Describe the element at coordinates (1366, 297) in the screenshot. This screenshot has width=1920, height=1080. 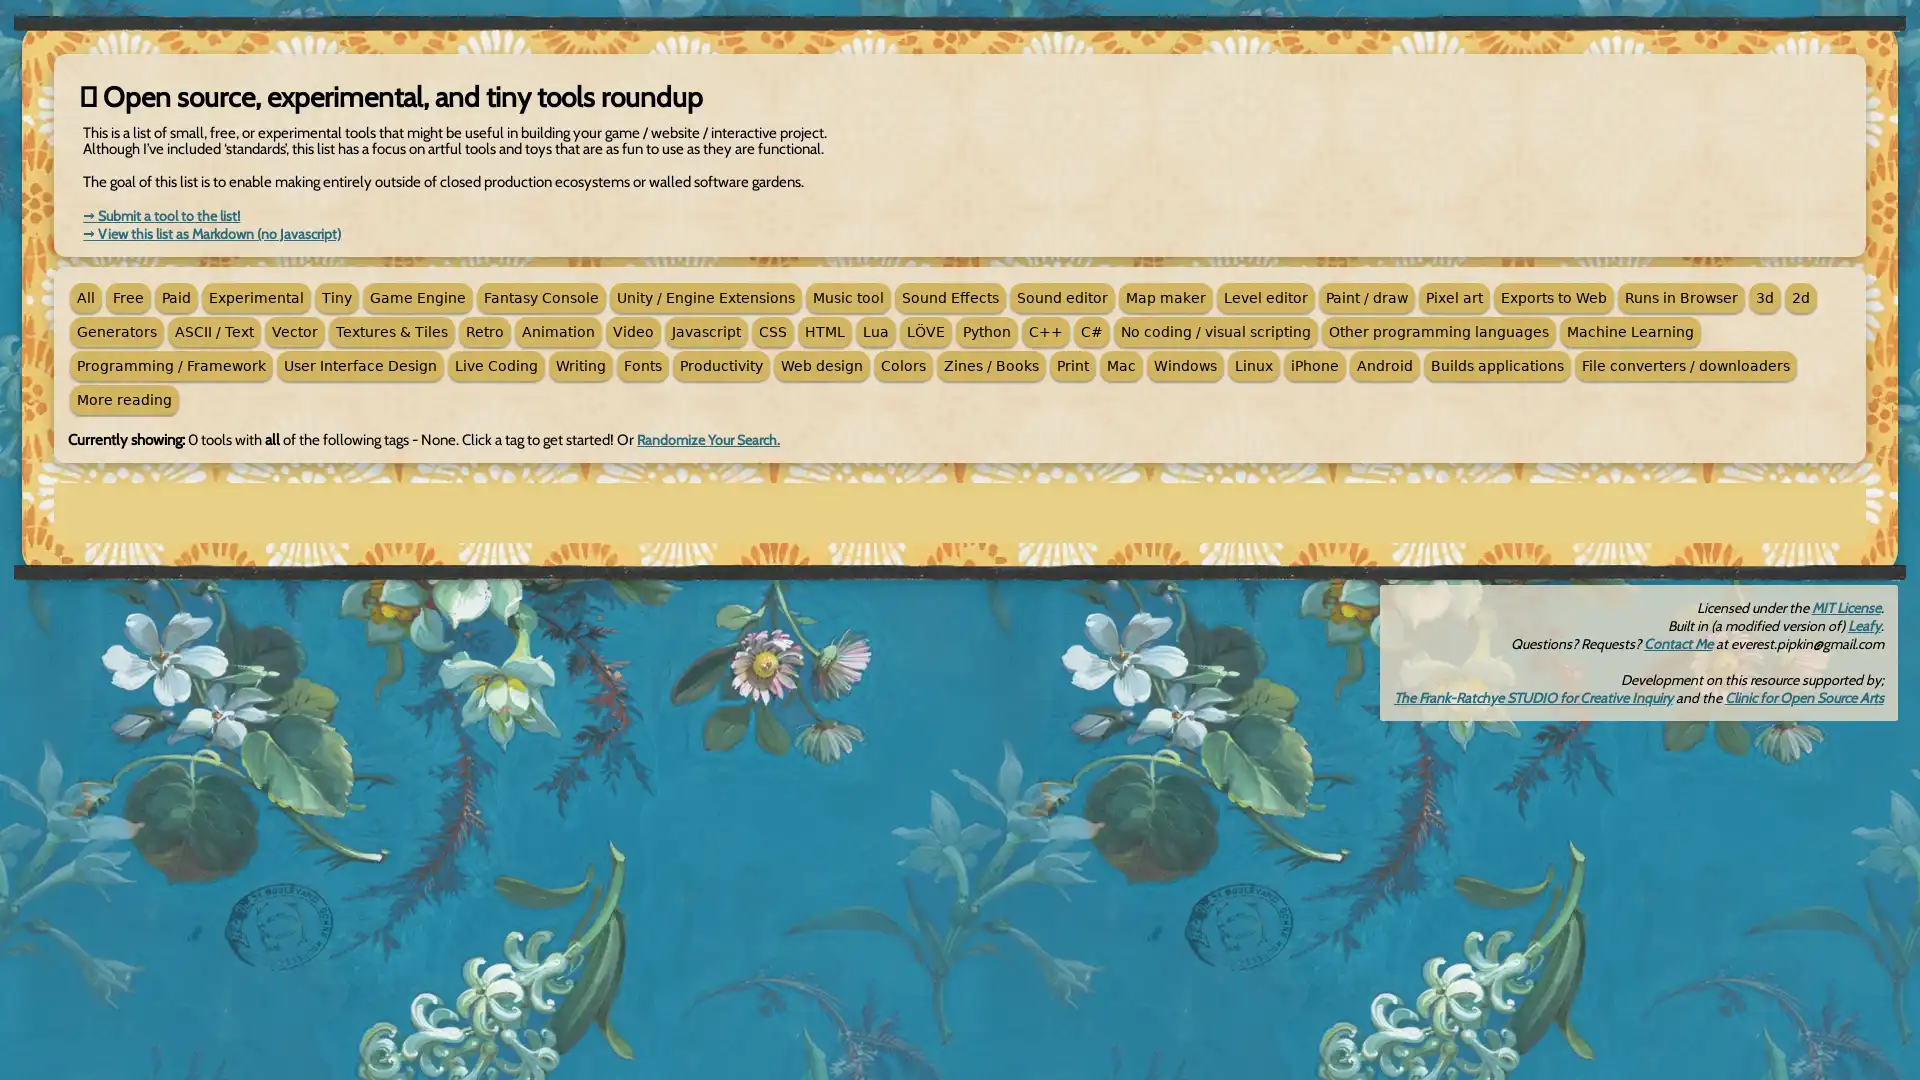
I see `Paint / draw` at that location.